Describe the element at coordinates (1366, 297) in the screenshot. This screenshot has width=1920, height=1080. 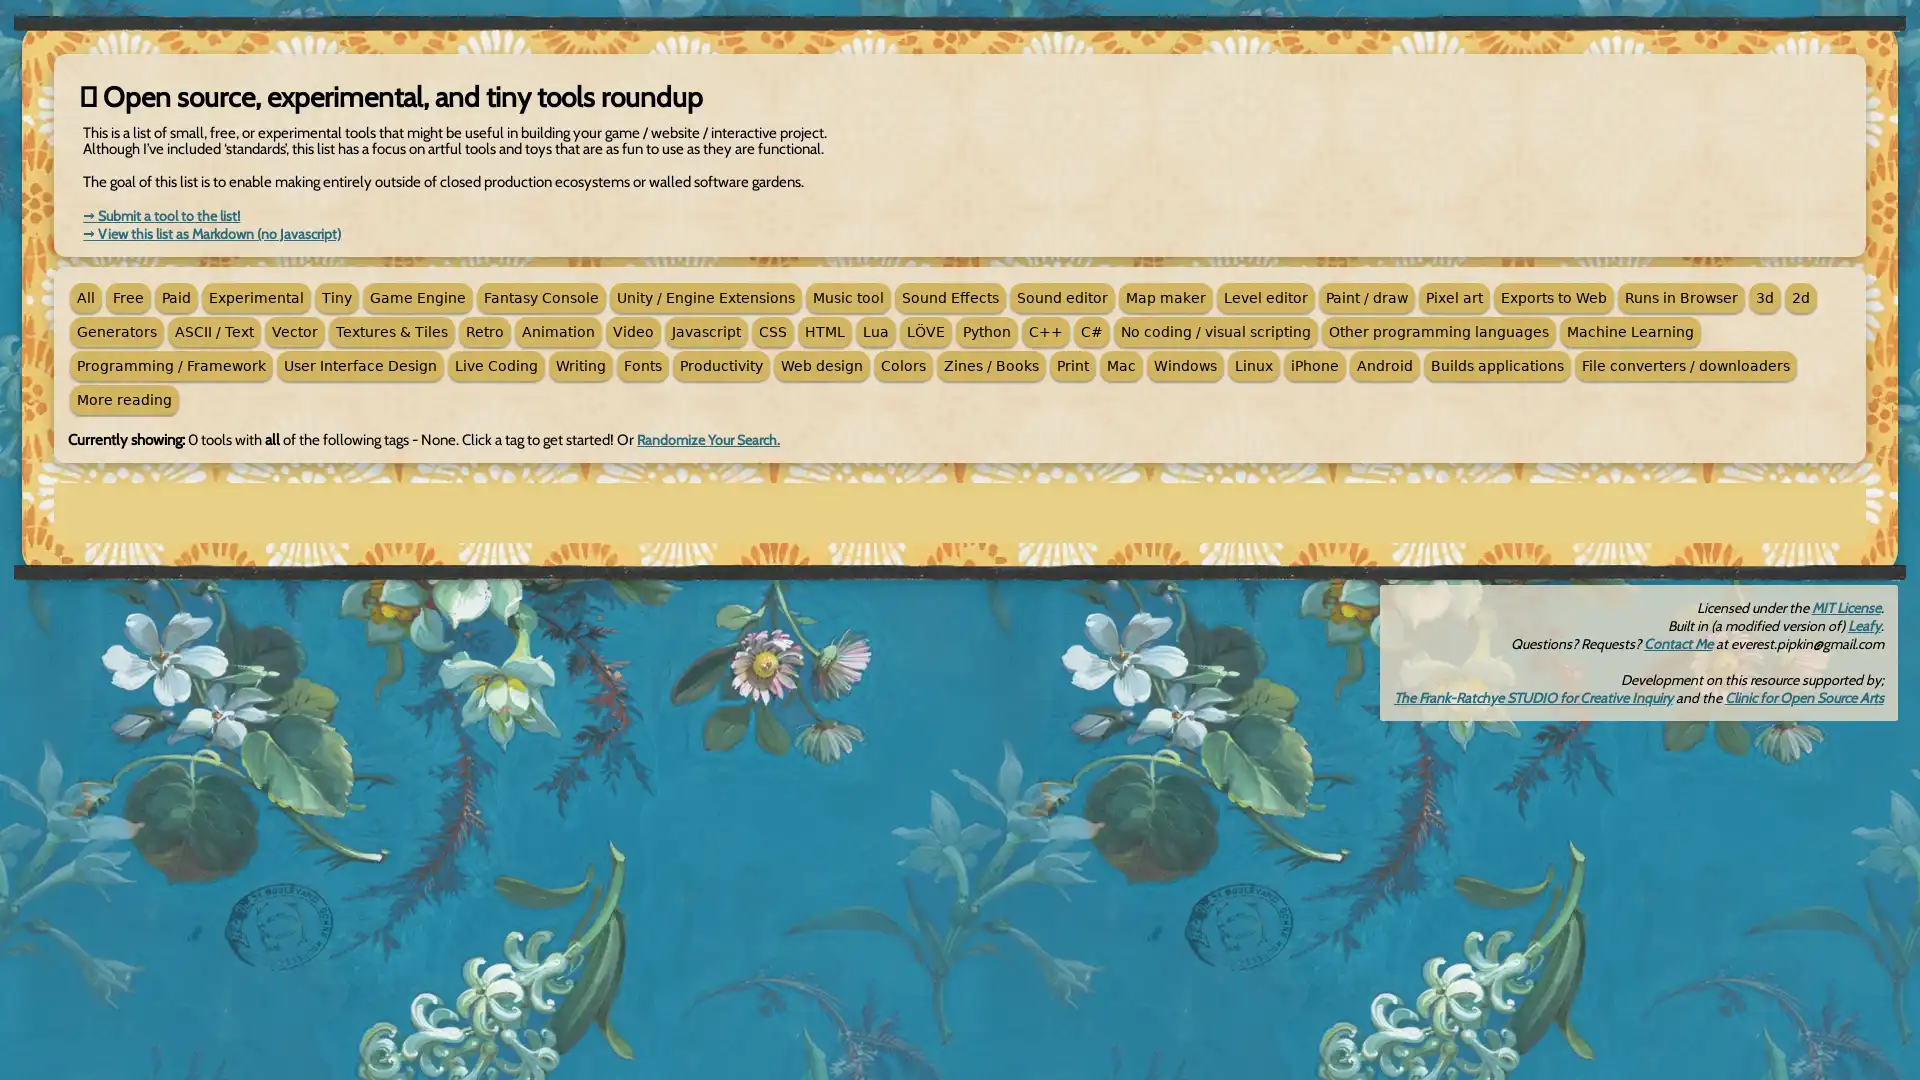
I see `Paint / draw` at that location.